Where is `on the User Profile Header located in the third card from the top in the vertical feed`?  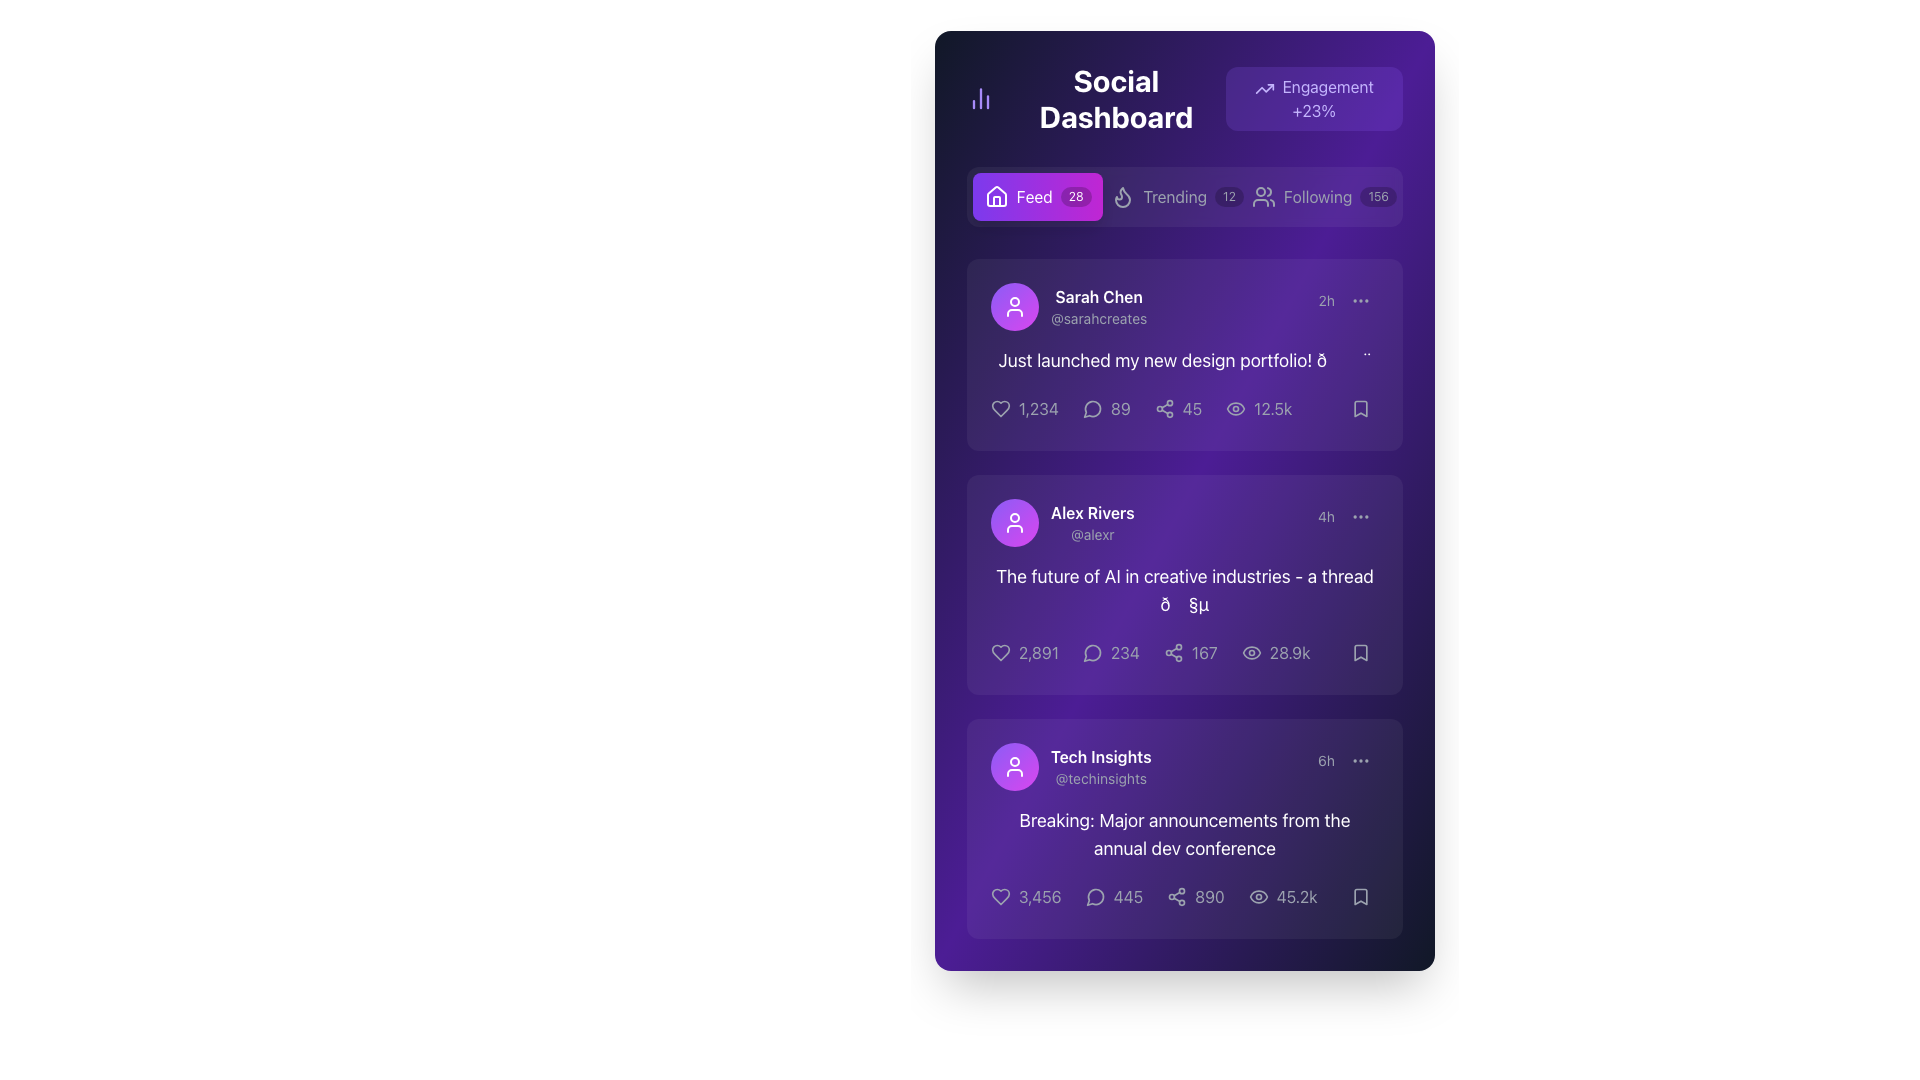
on the User Profile Header located in the third card from the top in the vertical feed is located at coordinates (1069, 766).